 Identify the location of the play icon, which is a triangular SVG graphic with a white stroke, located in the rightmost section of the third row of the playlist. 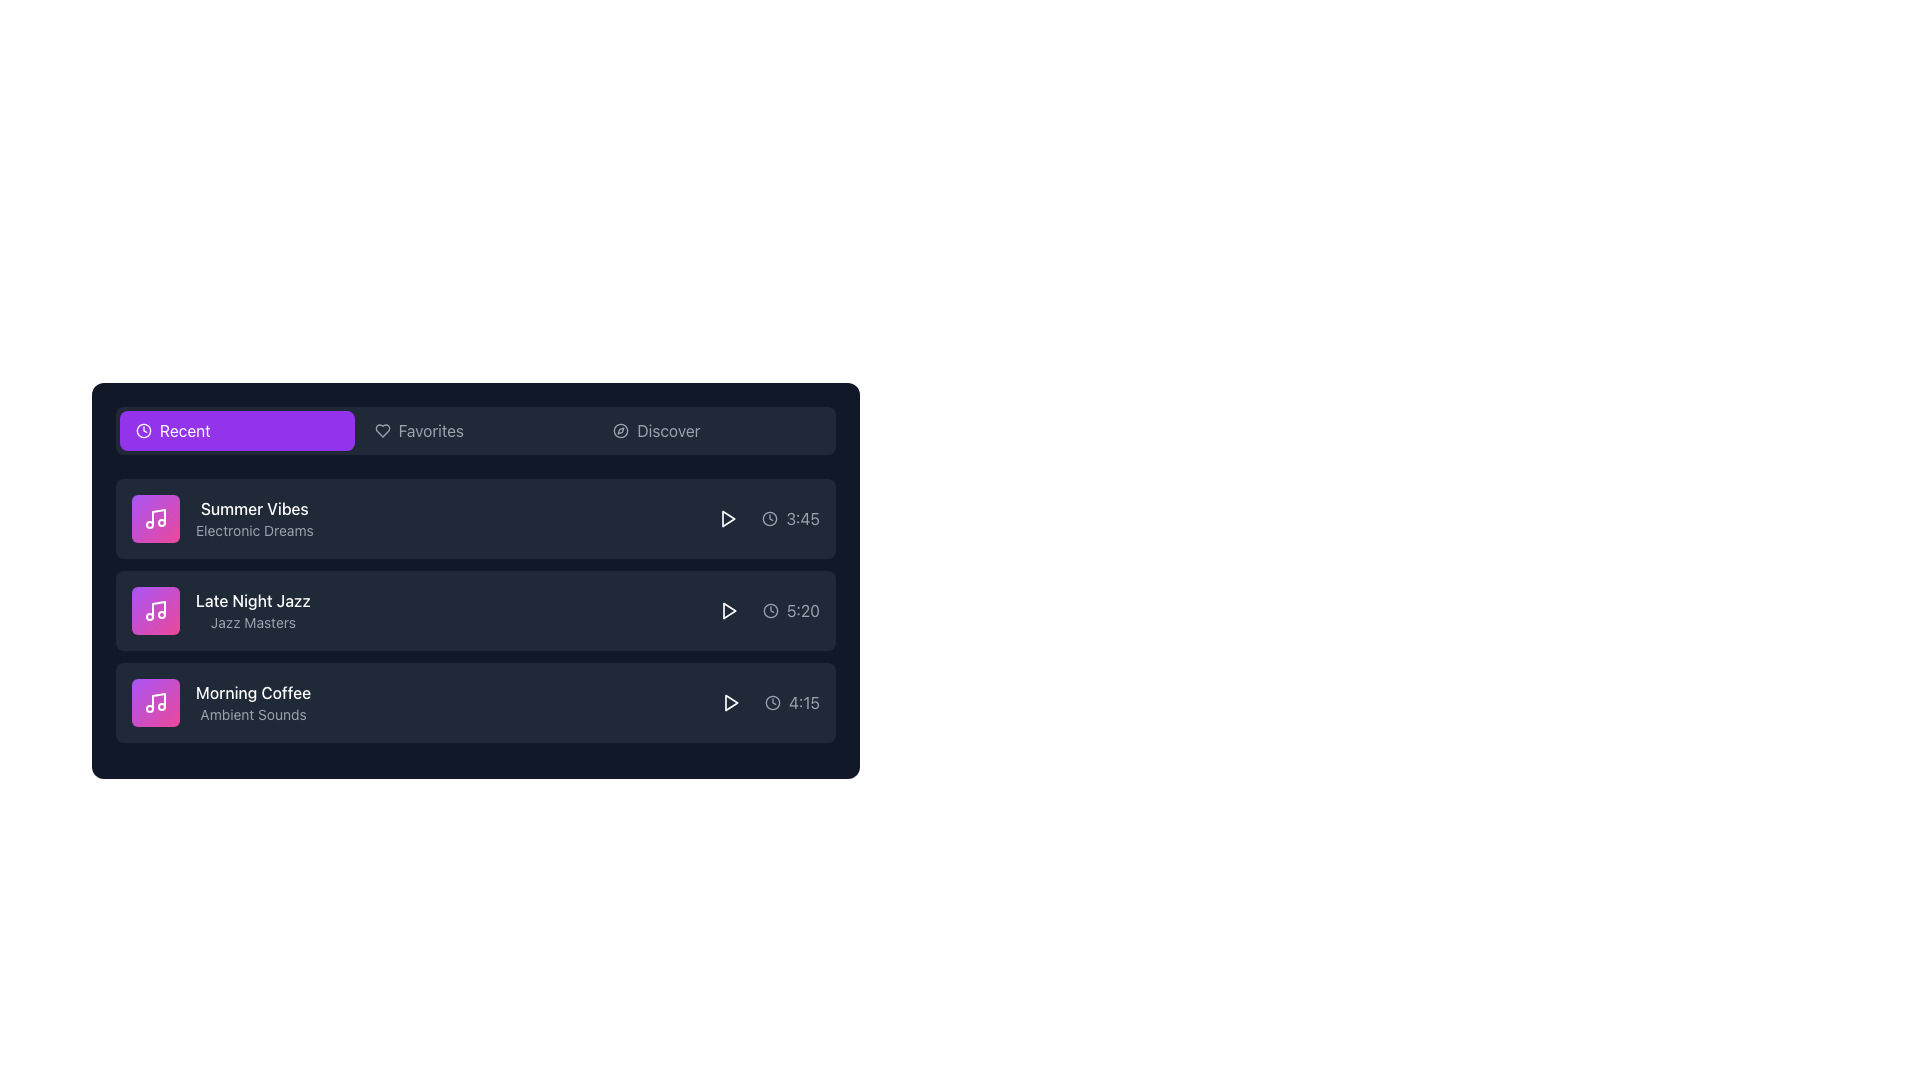
(729, 701).